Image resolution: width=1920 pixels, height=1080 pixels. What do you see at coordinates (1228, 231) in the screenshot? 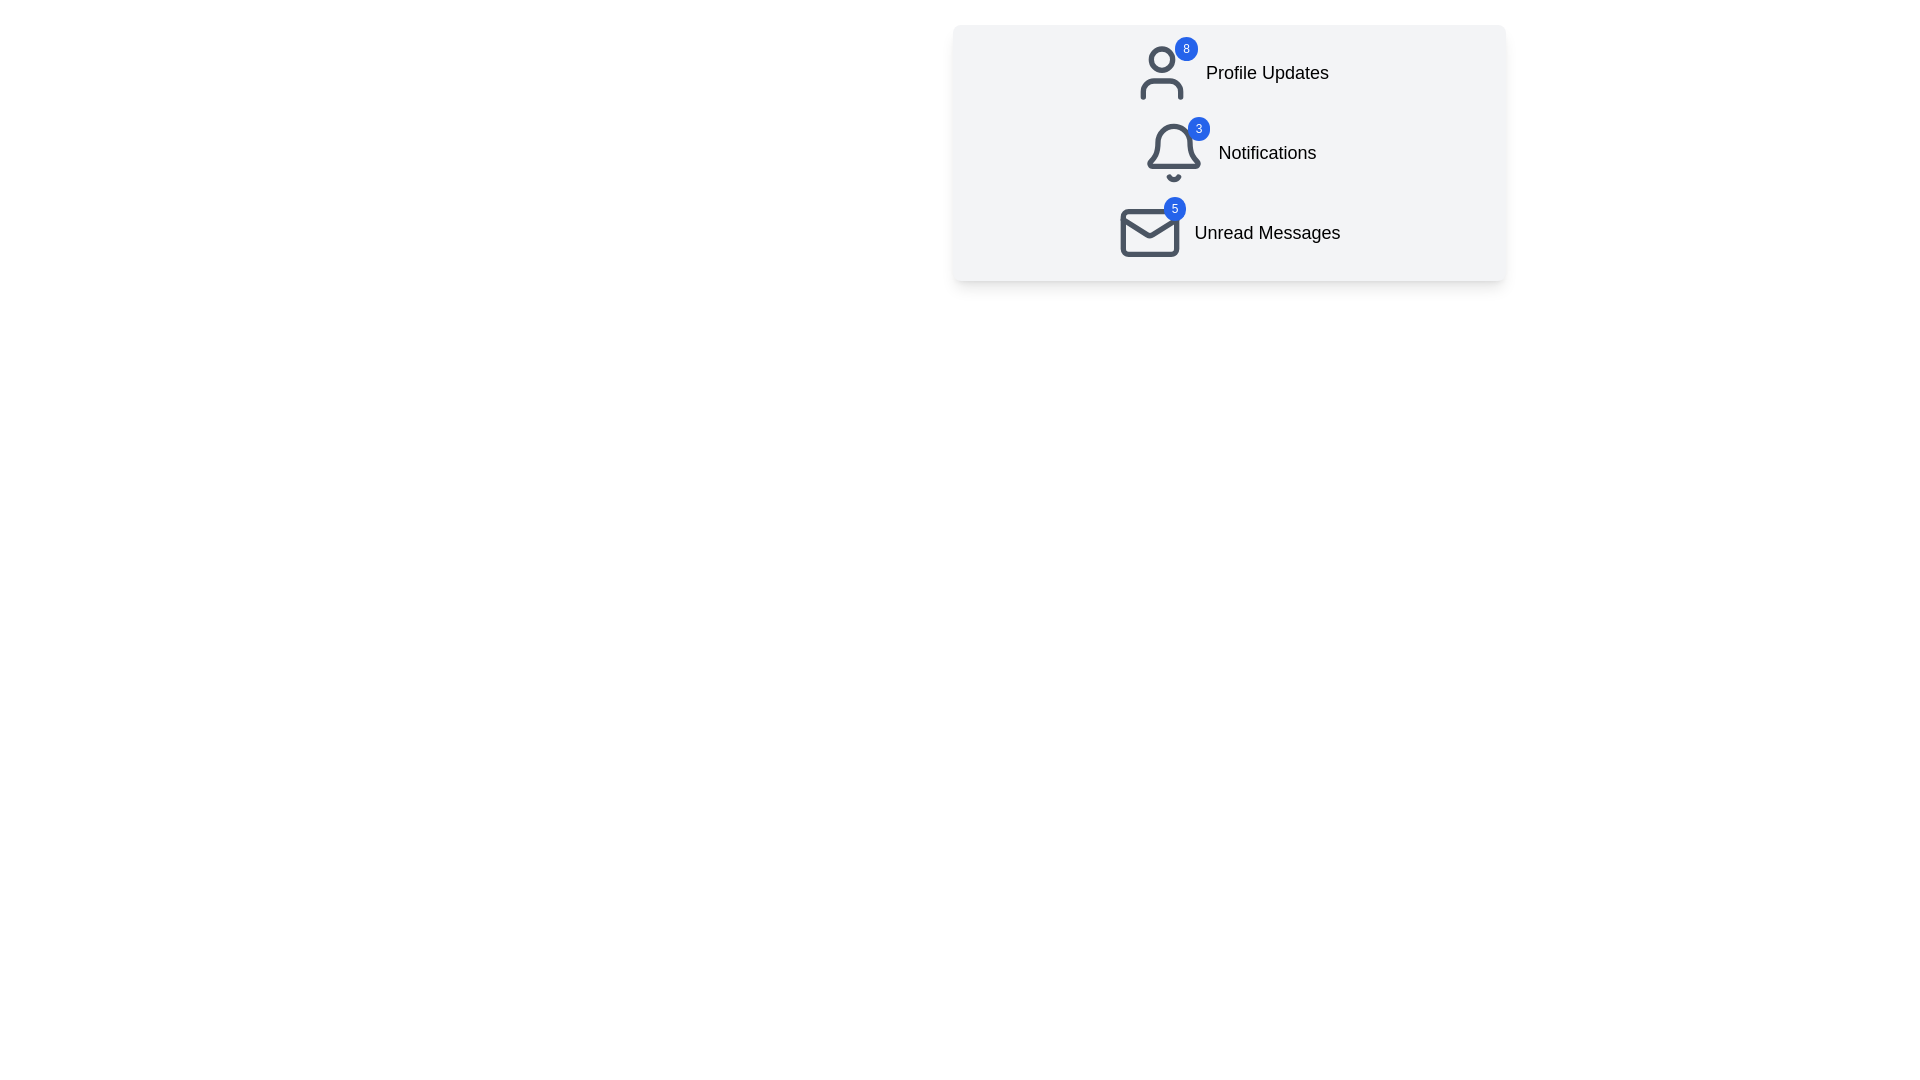
I see `the 'Unread Messages' informational display element for accessibility purposes` at bounding box center [1228, 231].